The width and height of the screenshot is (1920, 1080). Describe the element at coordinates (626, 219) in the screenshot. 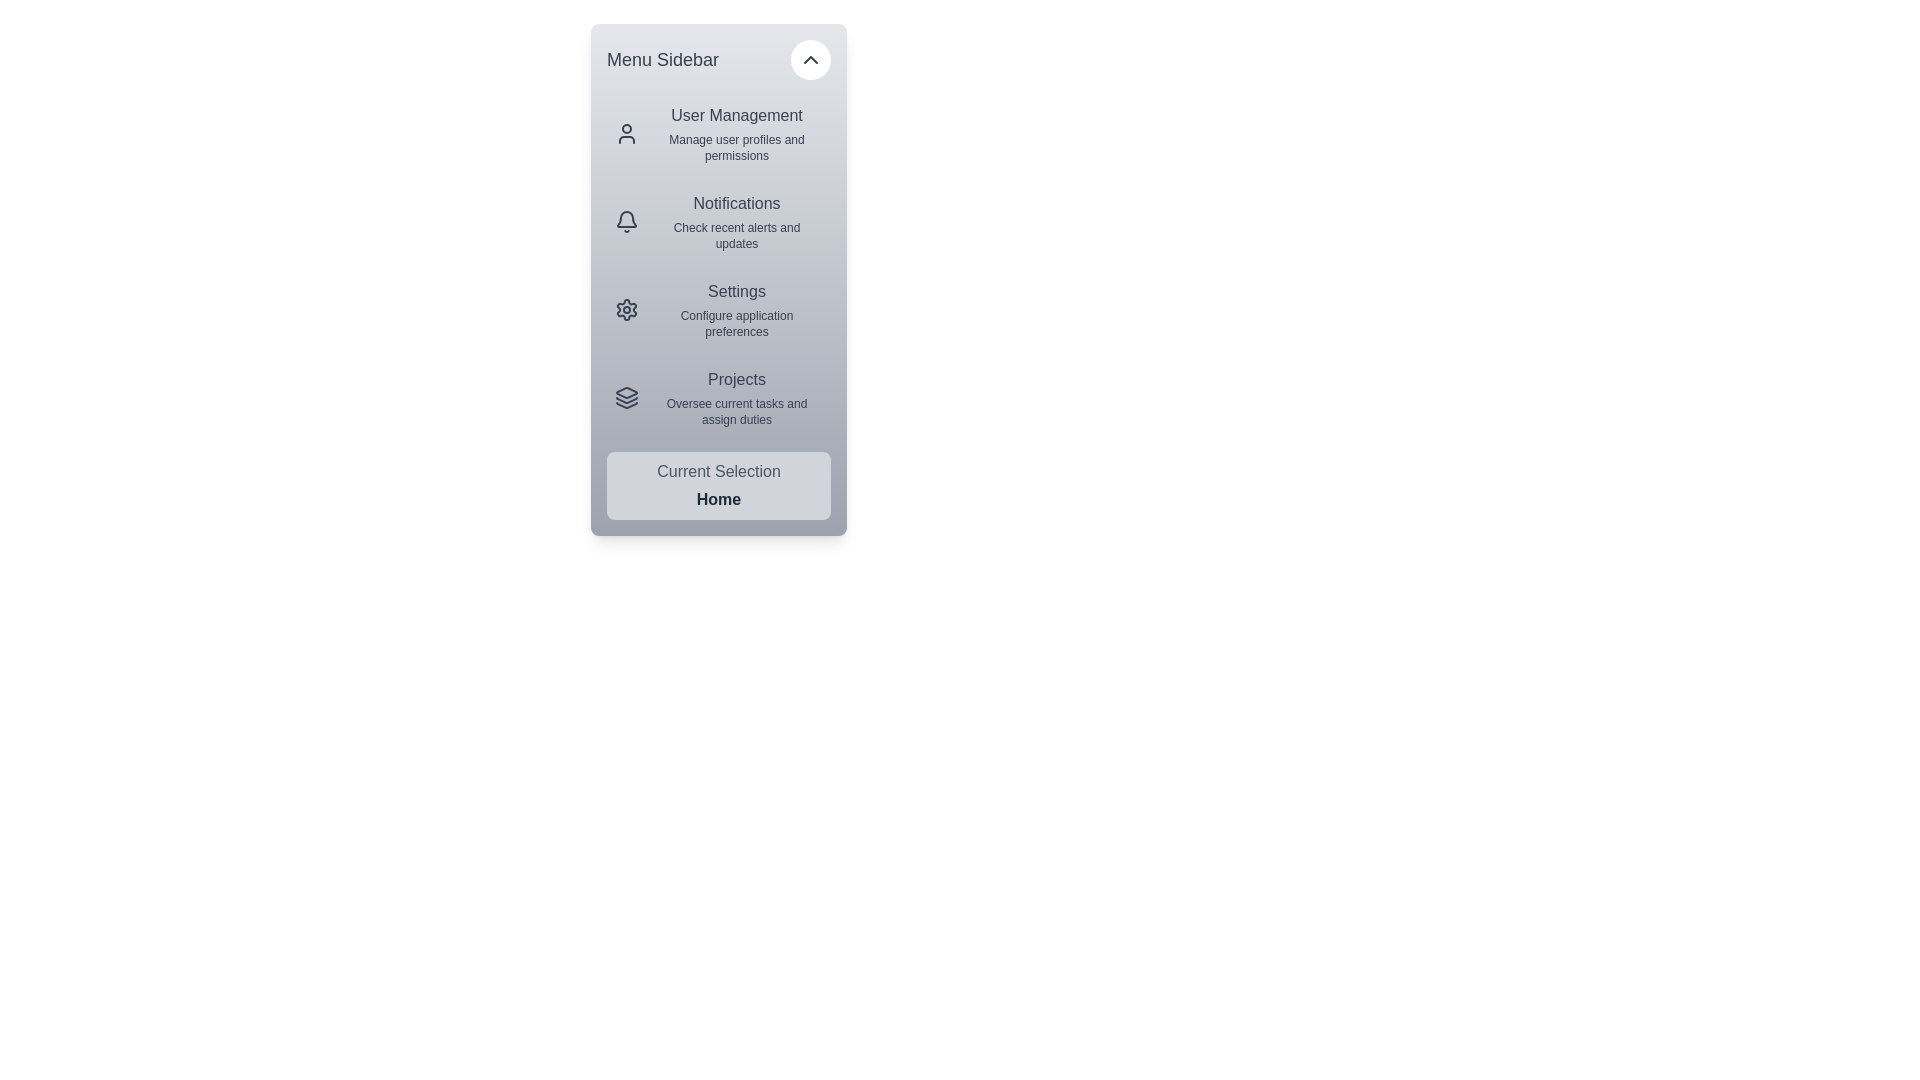

I see `the bell icon in the menu sidebar that signifies notifications, located directly below the User Management icon and above the Settings icon` at that location.